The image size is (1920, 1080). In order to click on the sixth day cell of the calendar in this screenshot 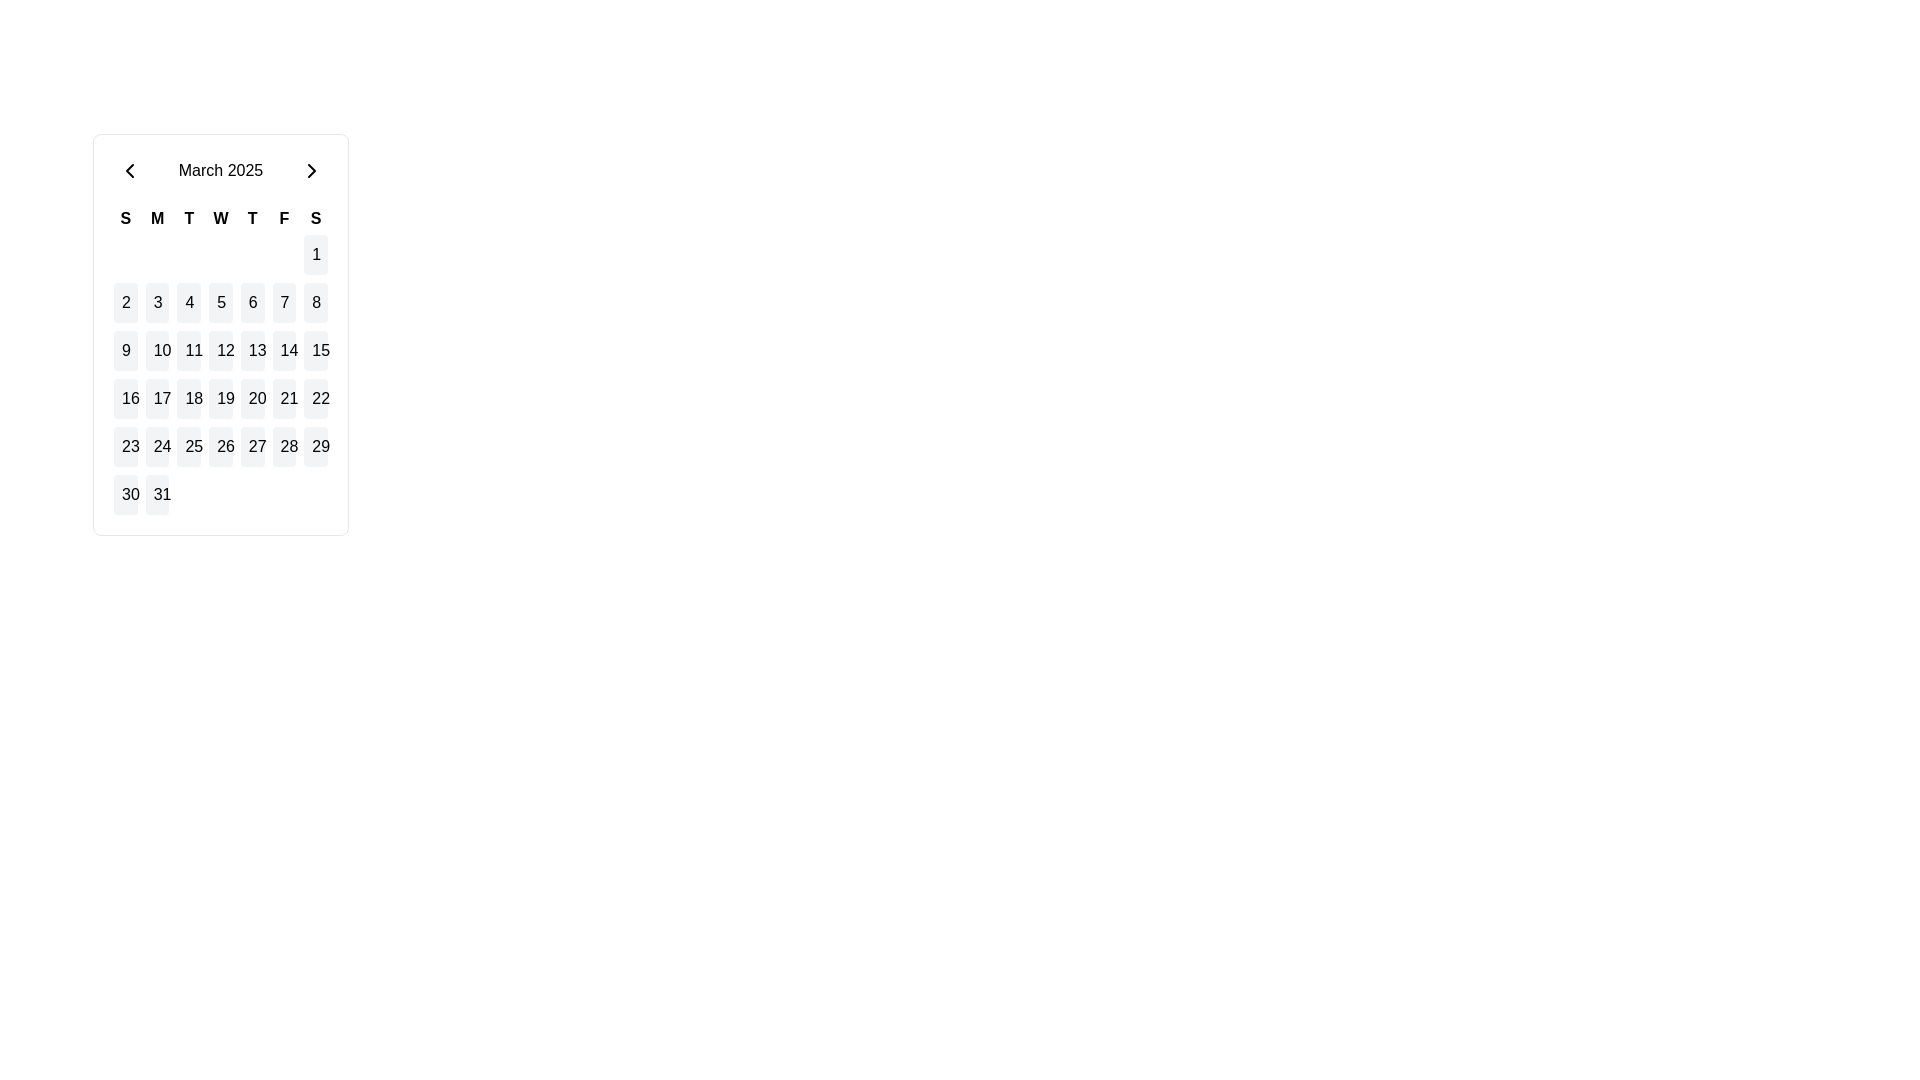, I will do `click(251, 303)`.